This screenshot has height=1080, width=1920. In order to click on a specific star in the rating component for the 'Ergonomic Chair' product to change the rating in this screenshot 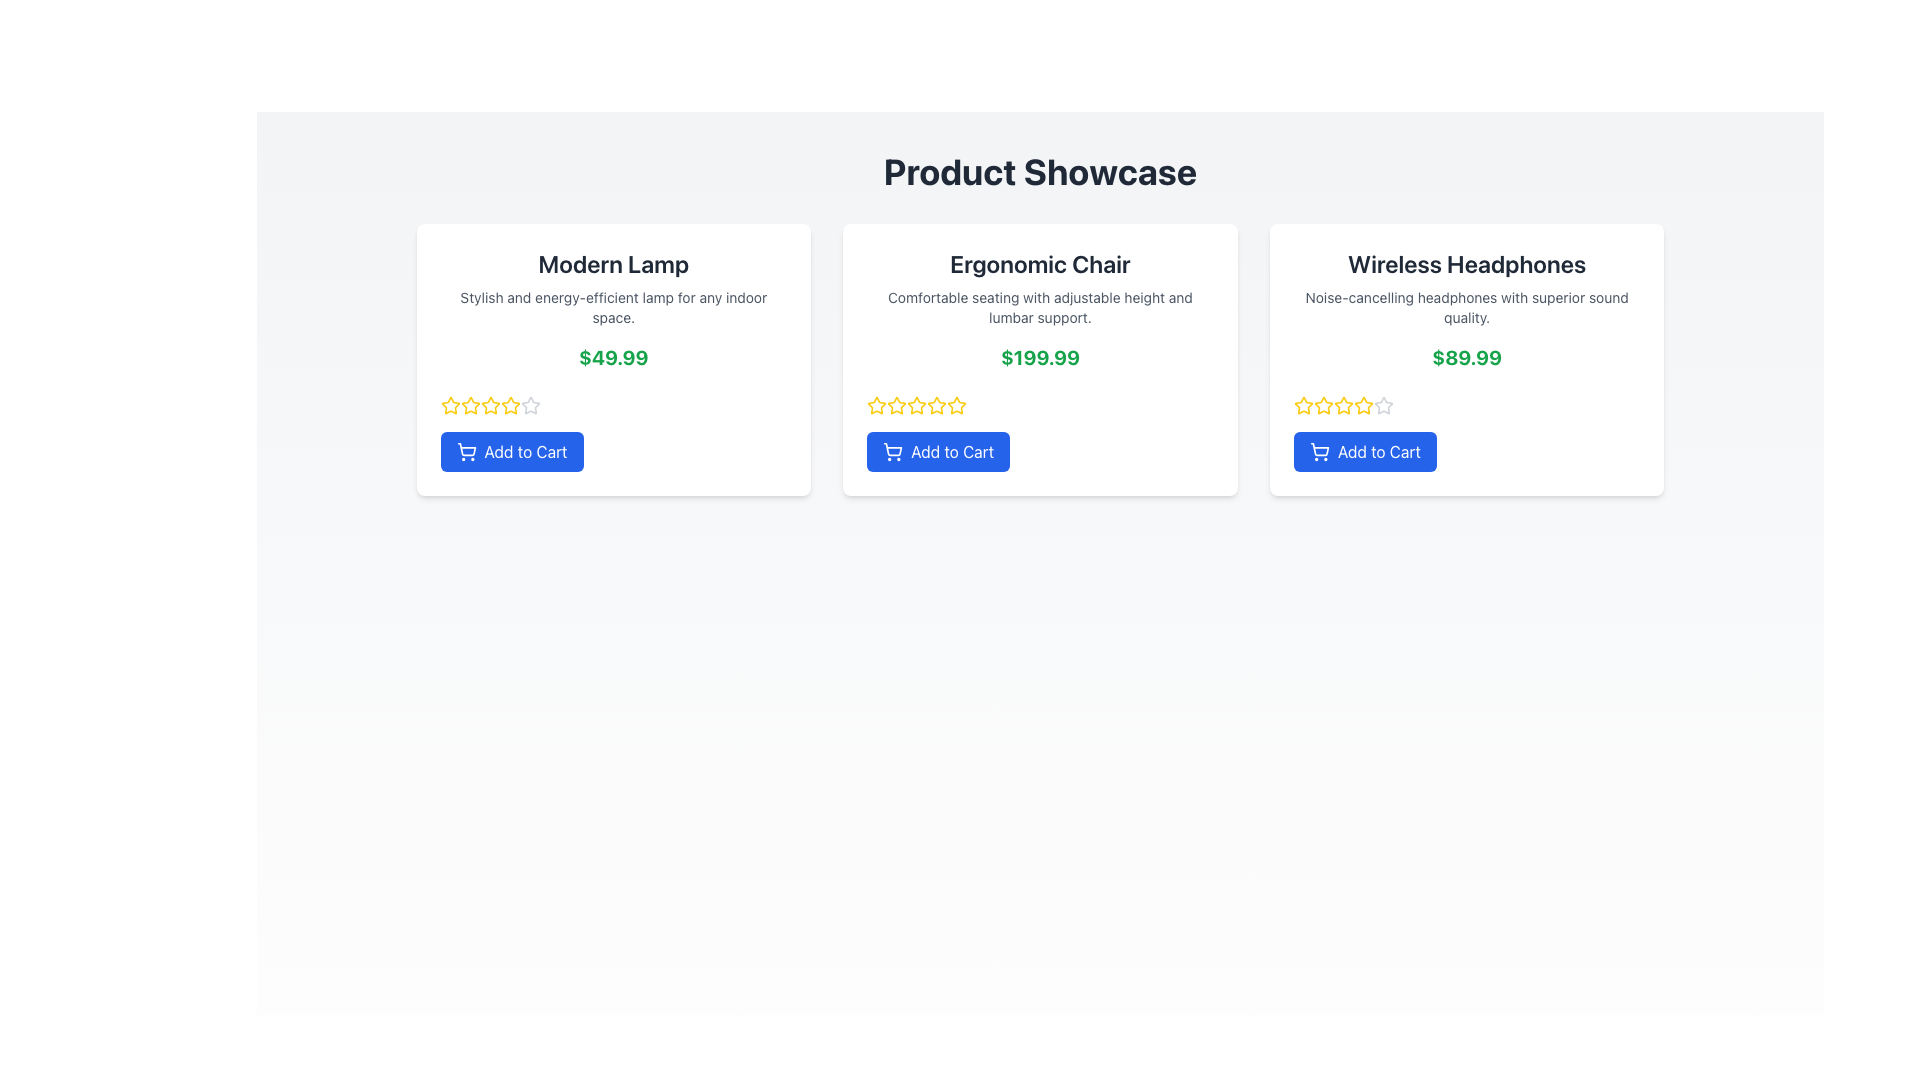, I will do `click(1040, 405)`.